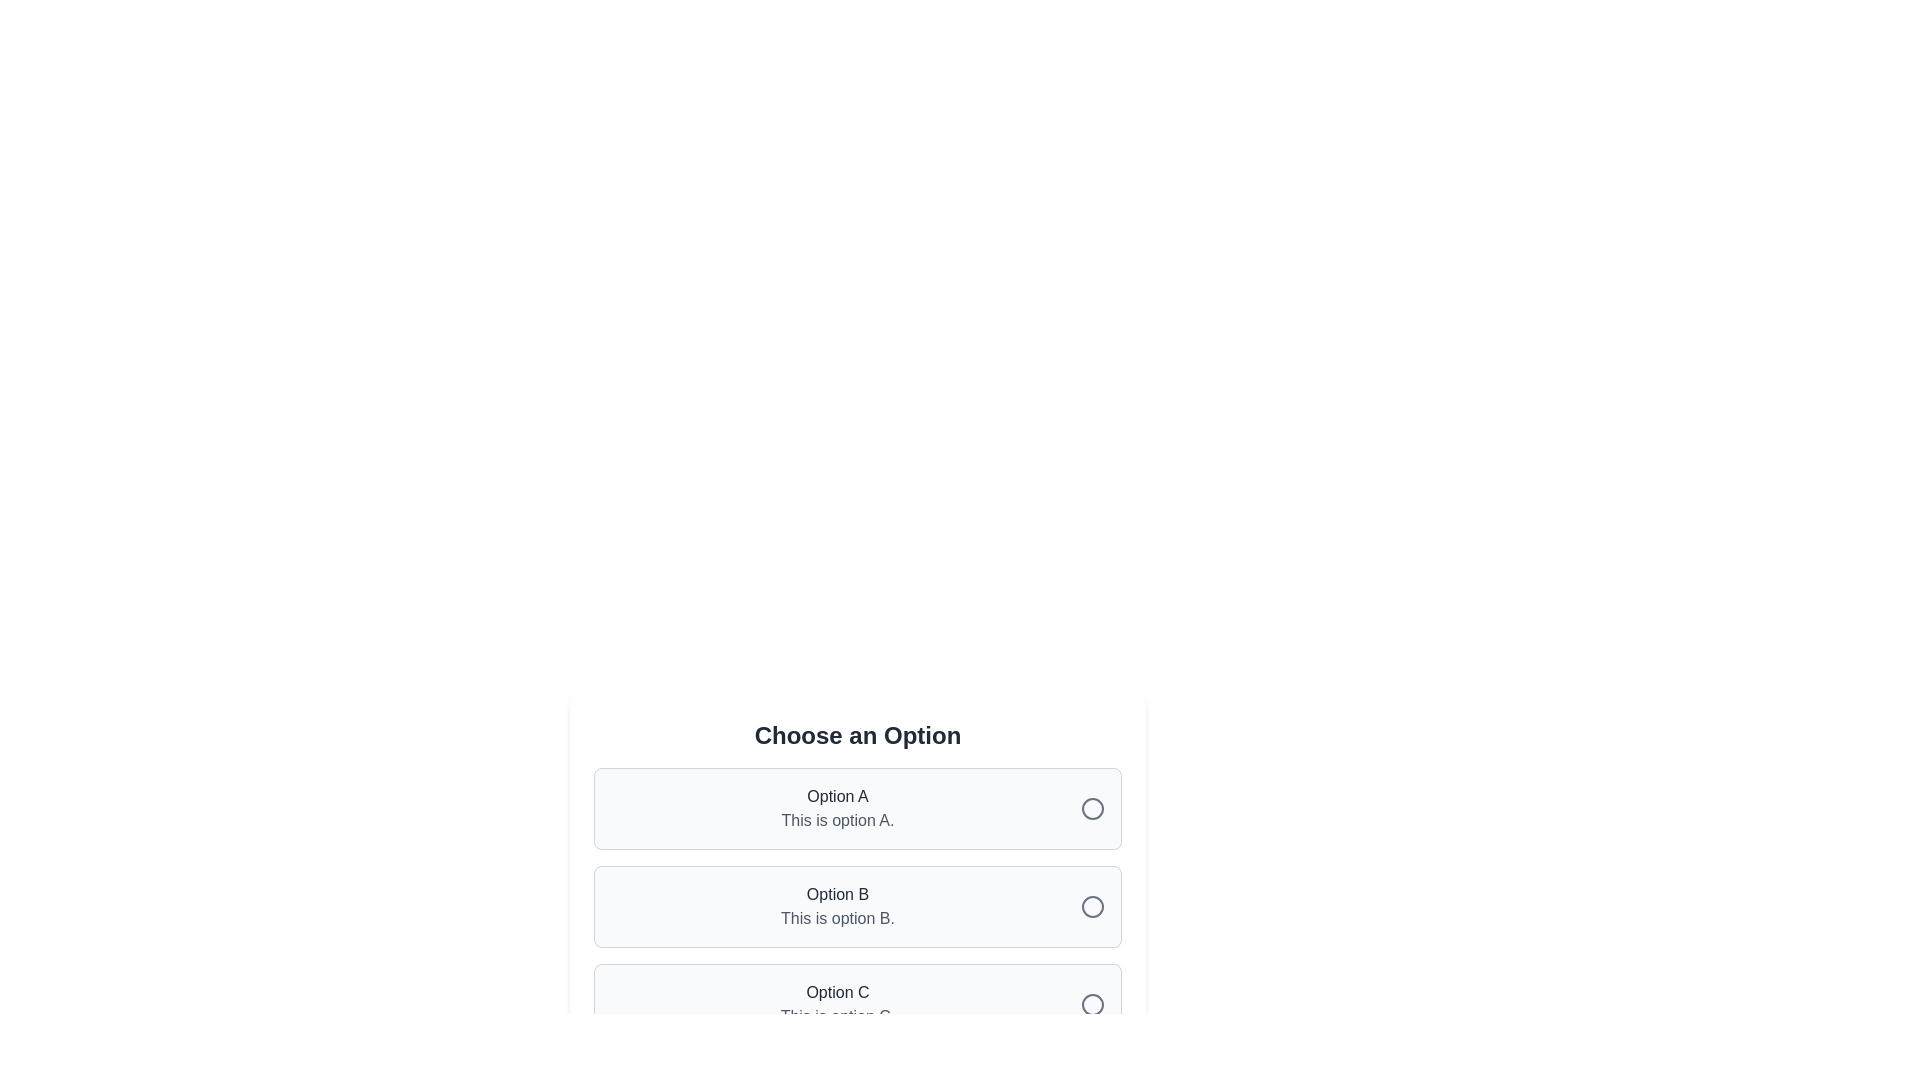 The width and height of the screenshot is (1920, 1080). Describe the element at coordinates (838, 992) in the screenshot. I see `the static text label for the 'Option C' section, which serves as the title for this choice` at that location.